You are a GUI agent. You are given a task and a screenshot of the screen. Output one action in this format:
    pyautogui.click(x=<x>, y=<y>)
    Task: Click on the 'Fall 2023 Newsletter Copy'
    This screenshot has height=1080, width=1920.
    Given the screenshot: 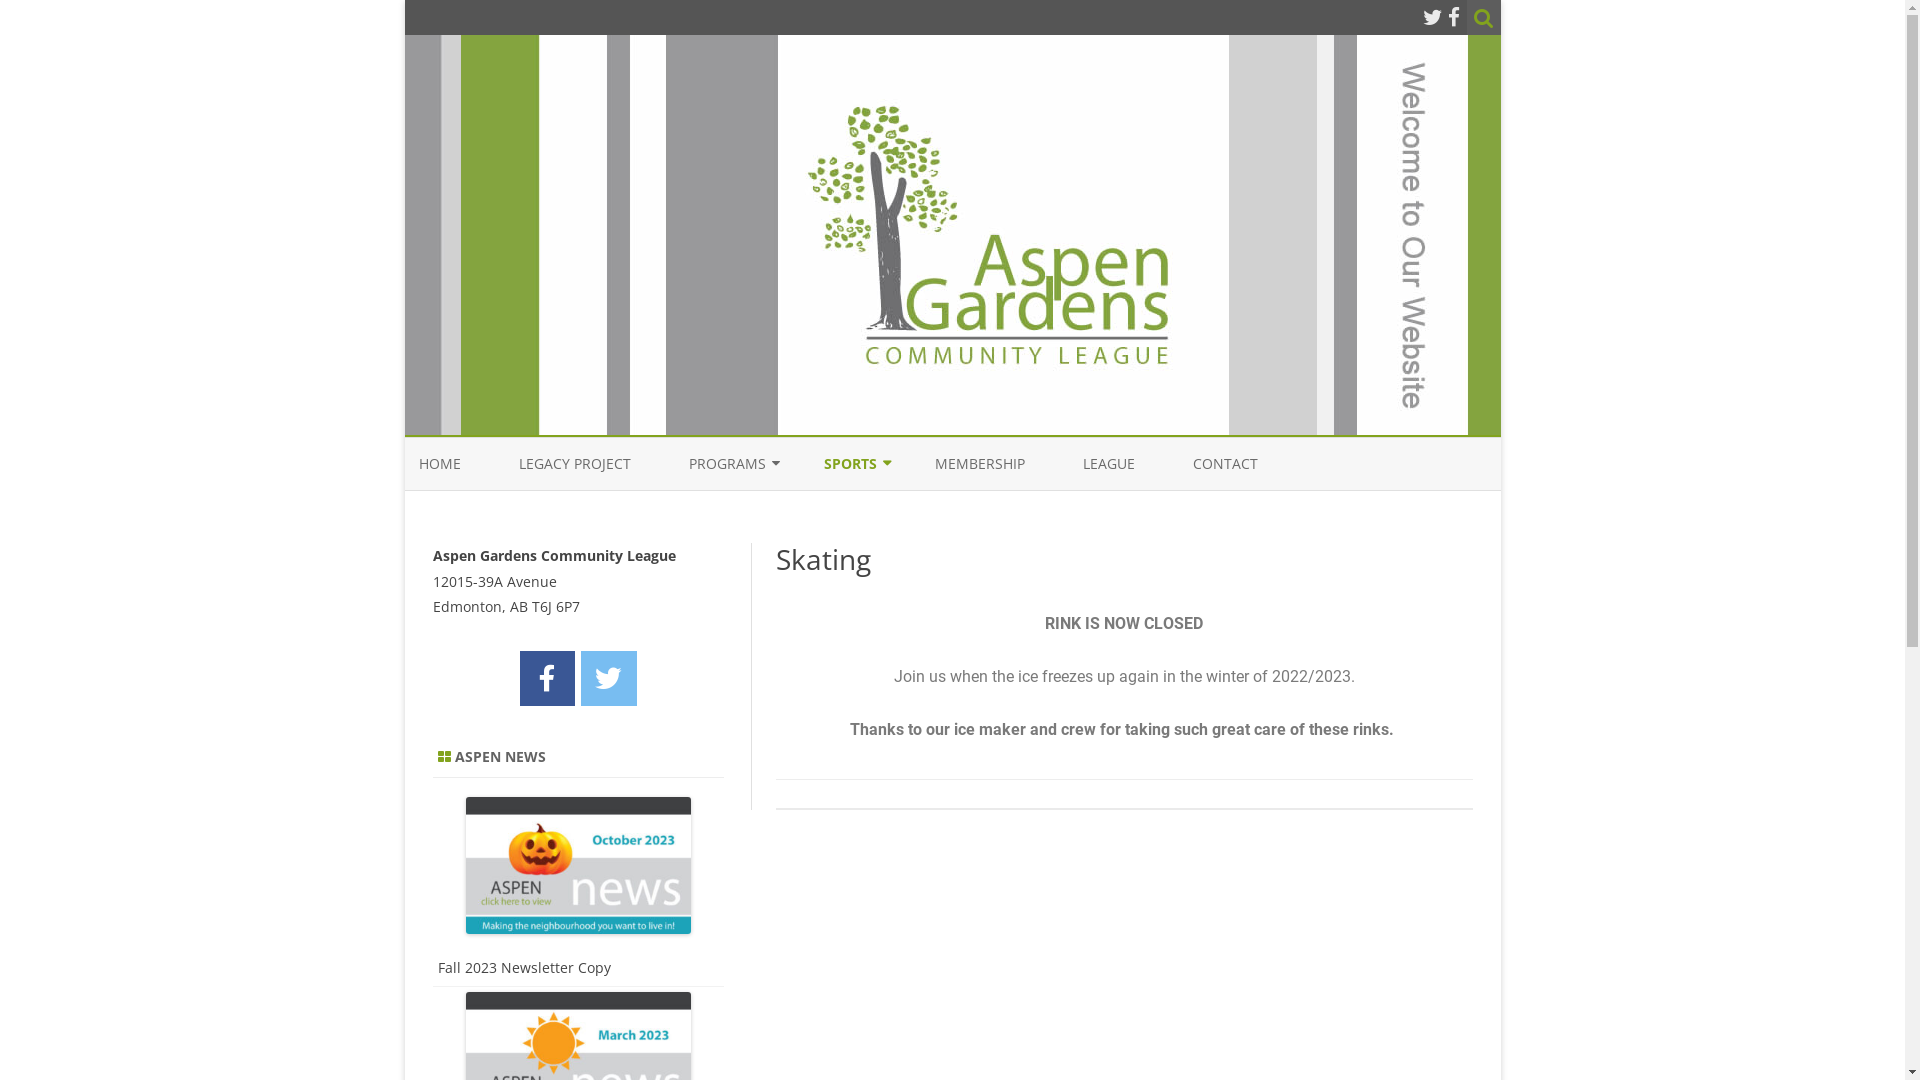 What is the action you would take?
    pyautogui.click(x=524, y=966)
    